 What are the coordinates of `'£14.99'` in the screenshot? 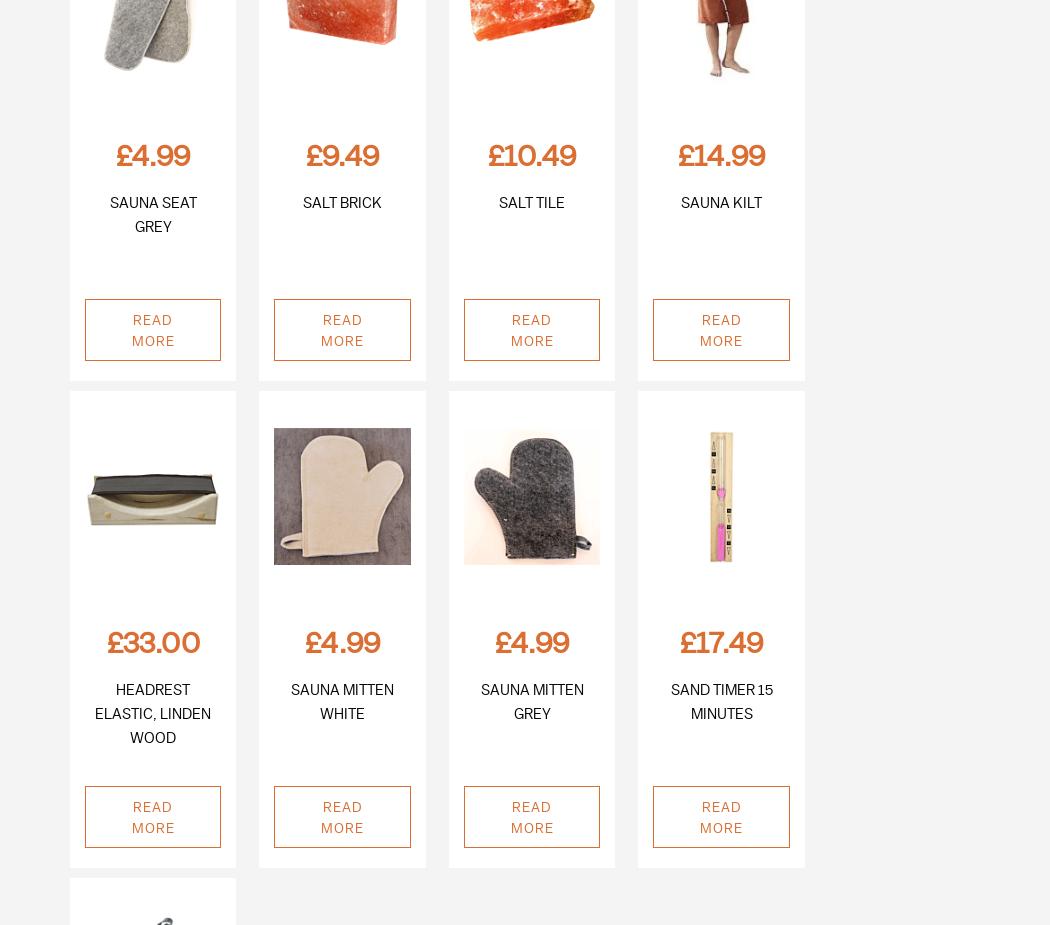 It's located at (720, 154).